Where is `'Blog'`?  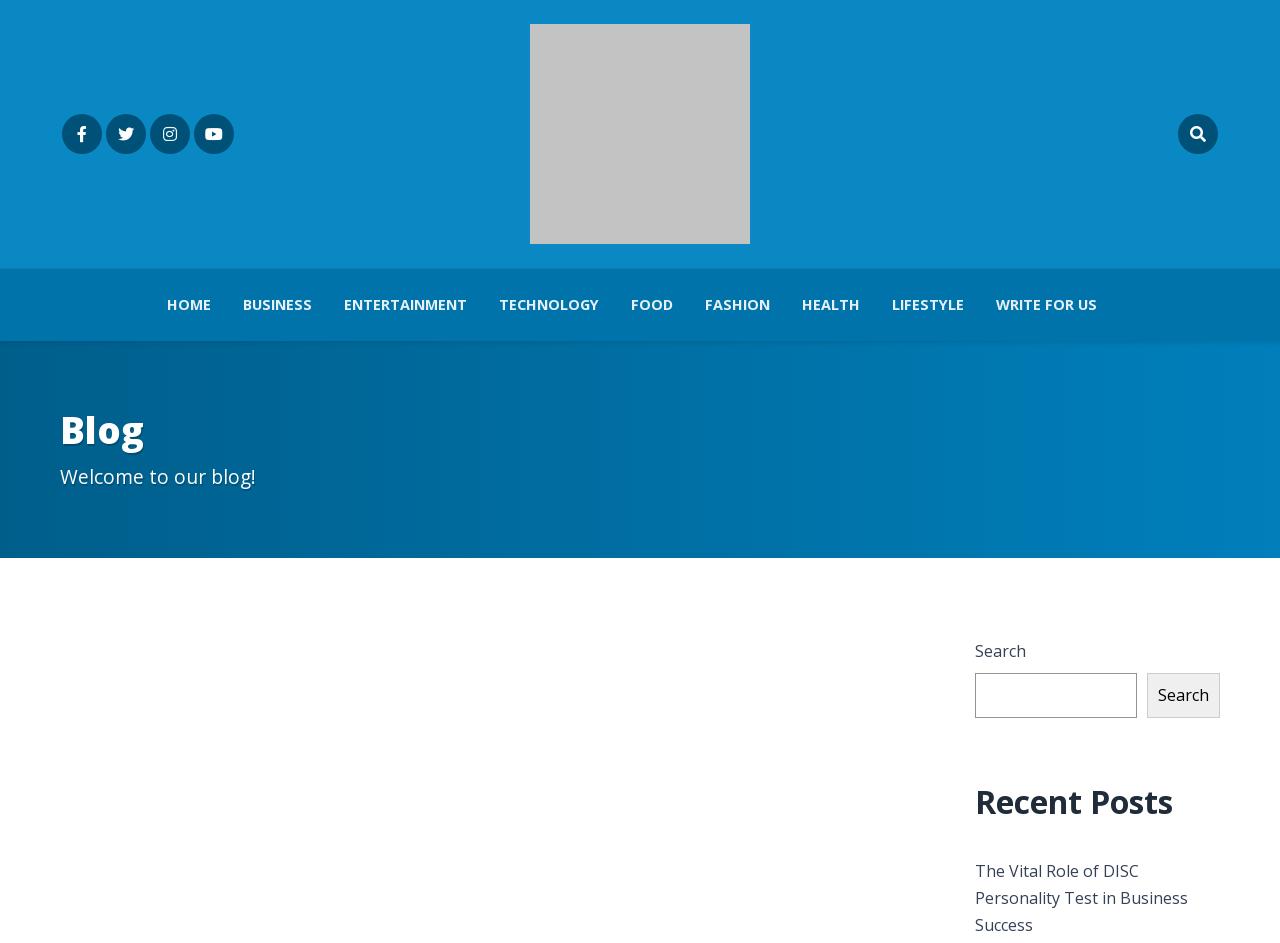 'Blog' is located at coordinates (101, 430).